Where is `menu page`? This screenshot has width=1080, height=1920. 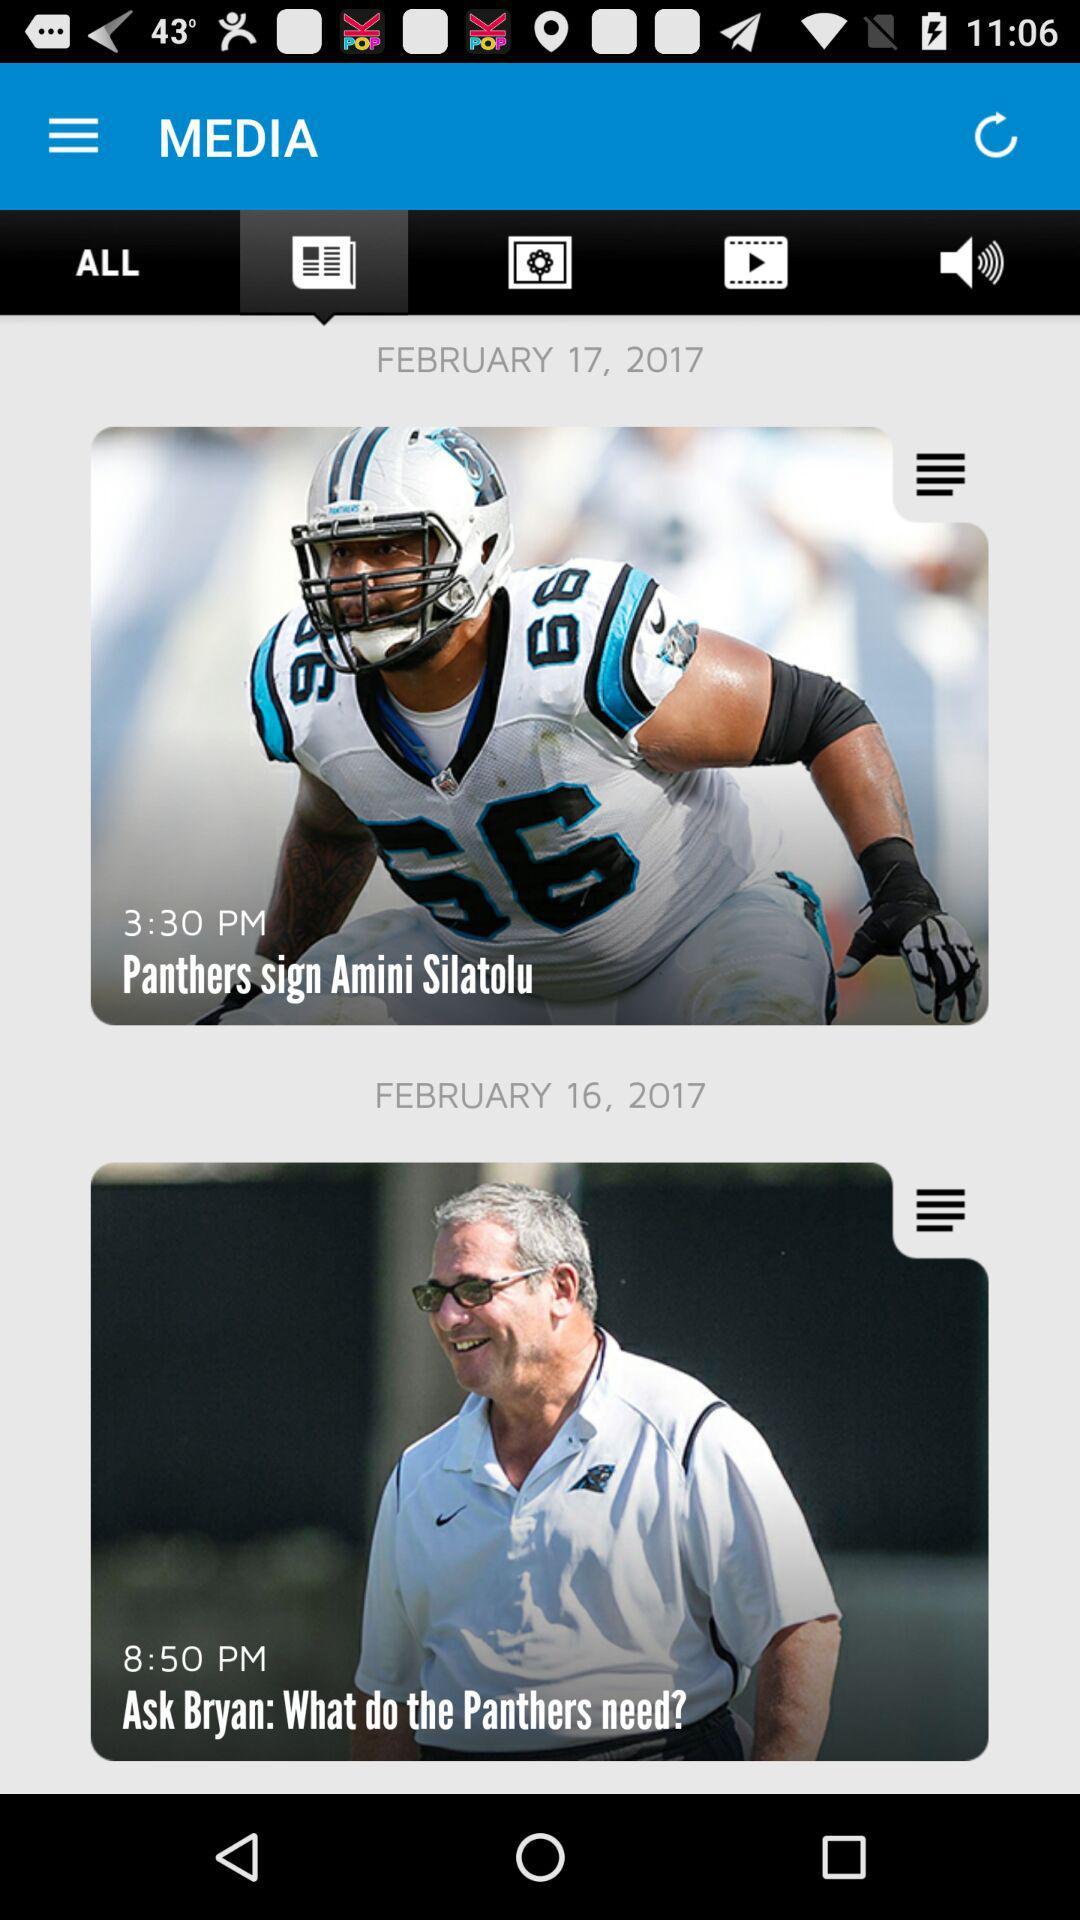 menu page is located at coordinates (72, 135).